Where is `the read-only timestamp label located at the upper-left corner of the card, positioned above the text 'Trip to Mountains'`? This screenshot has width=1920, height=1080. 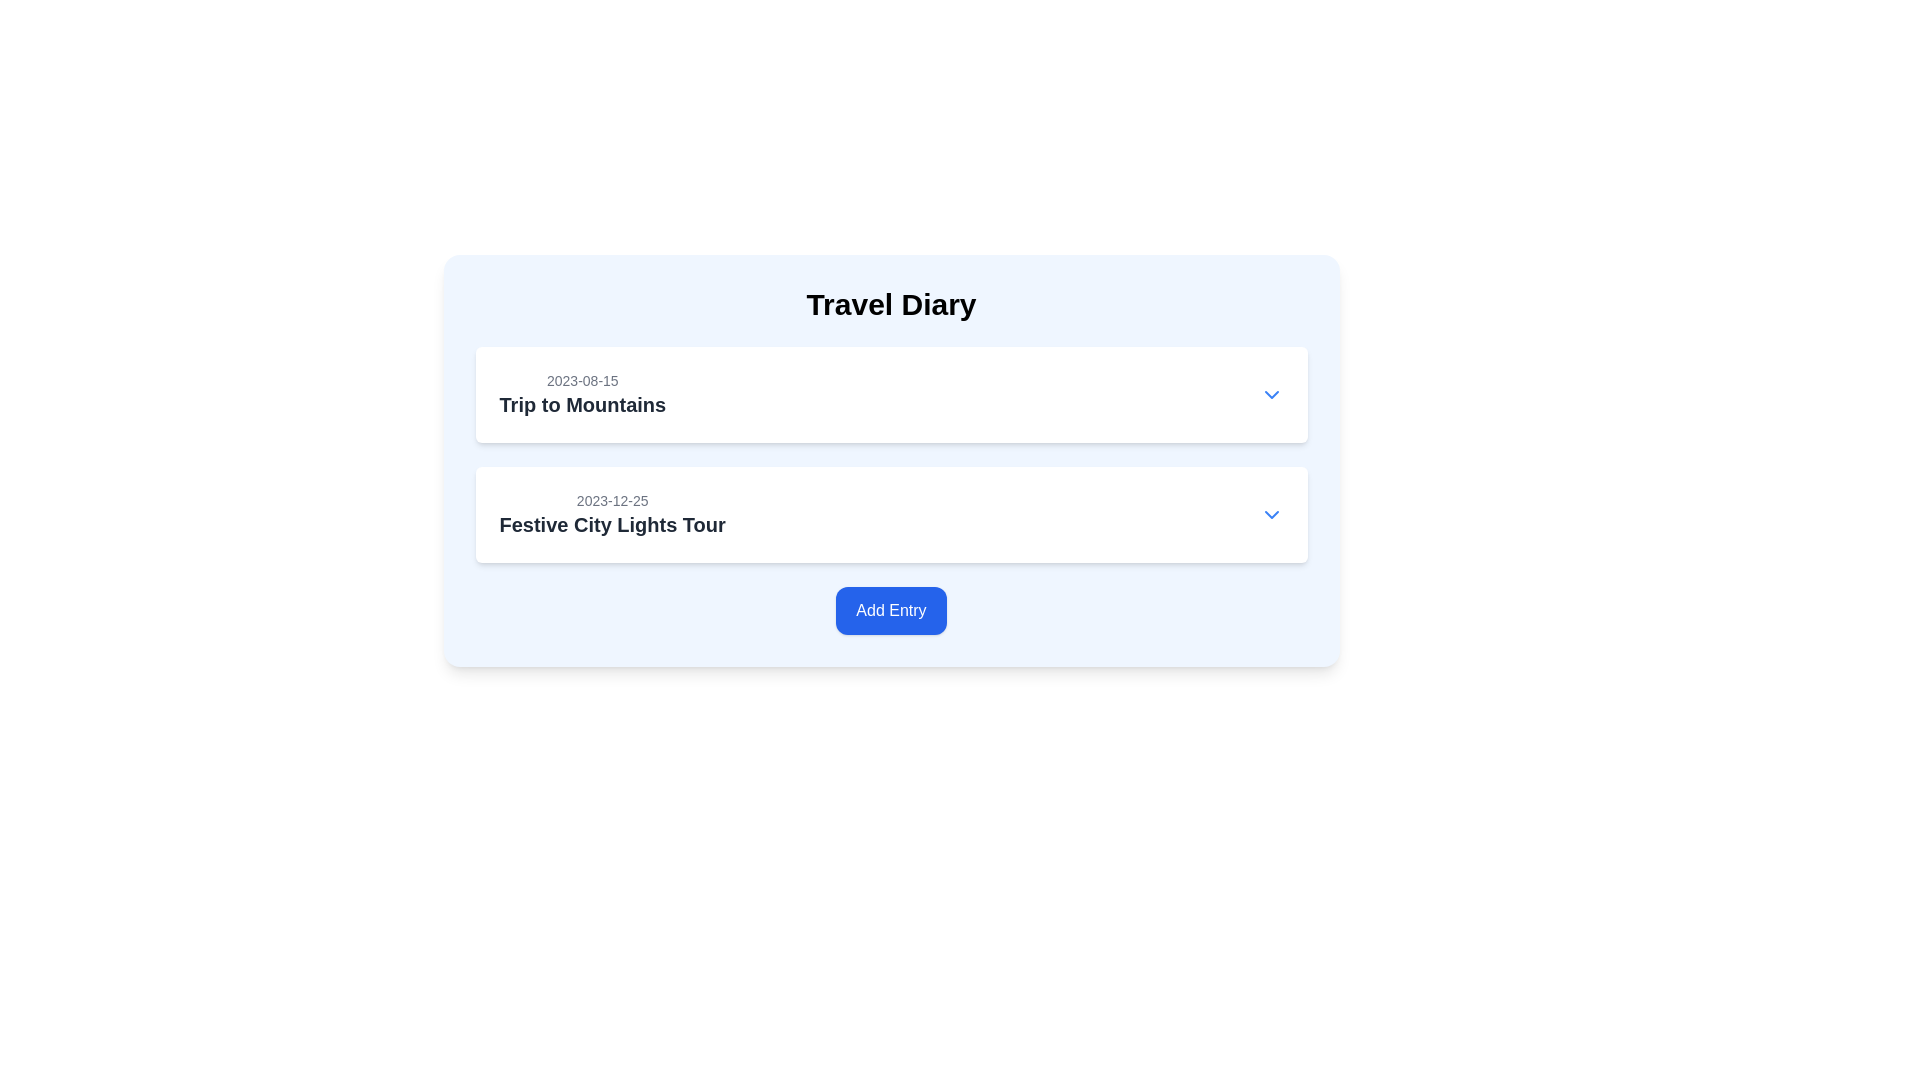 the read-only timestamp label located at the upper-left corner of the card, positioned above the text 'Trip to Mountains' is located at coordinates (581, 381).